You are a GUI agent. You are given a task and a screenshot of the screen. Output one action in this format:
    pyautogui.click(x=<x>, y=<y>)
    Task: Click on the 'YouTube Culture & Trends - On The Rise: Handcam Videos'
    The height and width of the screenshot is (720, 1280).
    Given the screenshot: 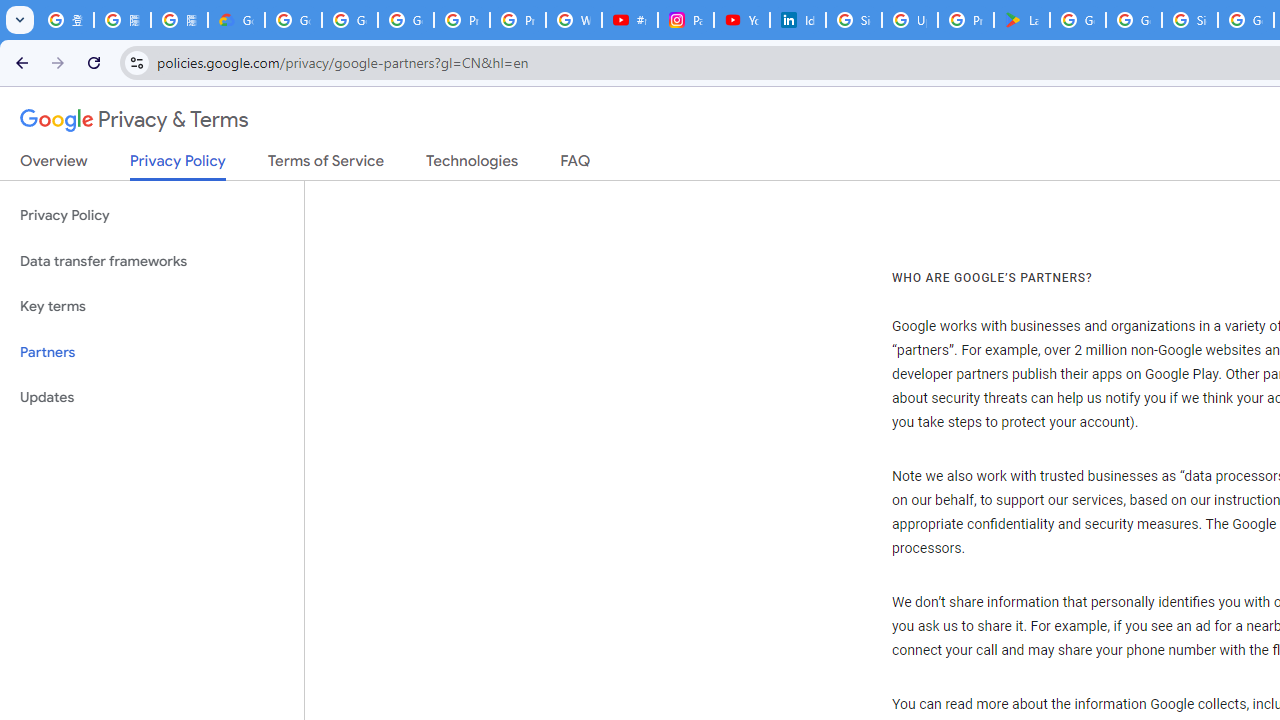 What is the action you would take?
    pyautogui.click(x=741, y=20)
    